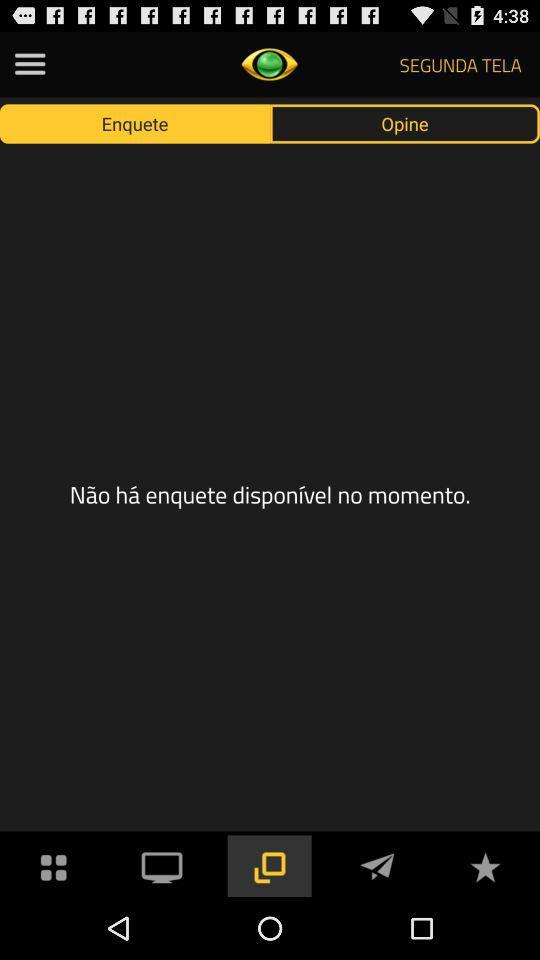 This screenshot has width=540, height=960. What do you see at coordinates (377, 864) in the screenshot?
I see `send` at bounding box center [377, 864].